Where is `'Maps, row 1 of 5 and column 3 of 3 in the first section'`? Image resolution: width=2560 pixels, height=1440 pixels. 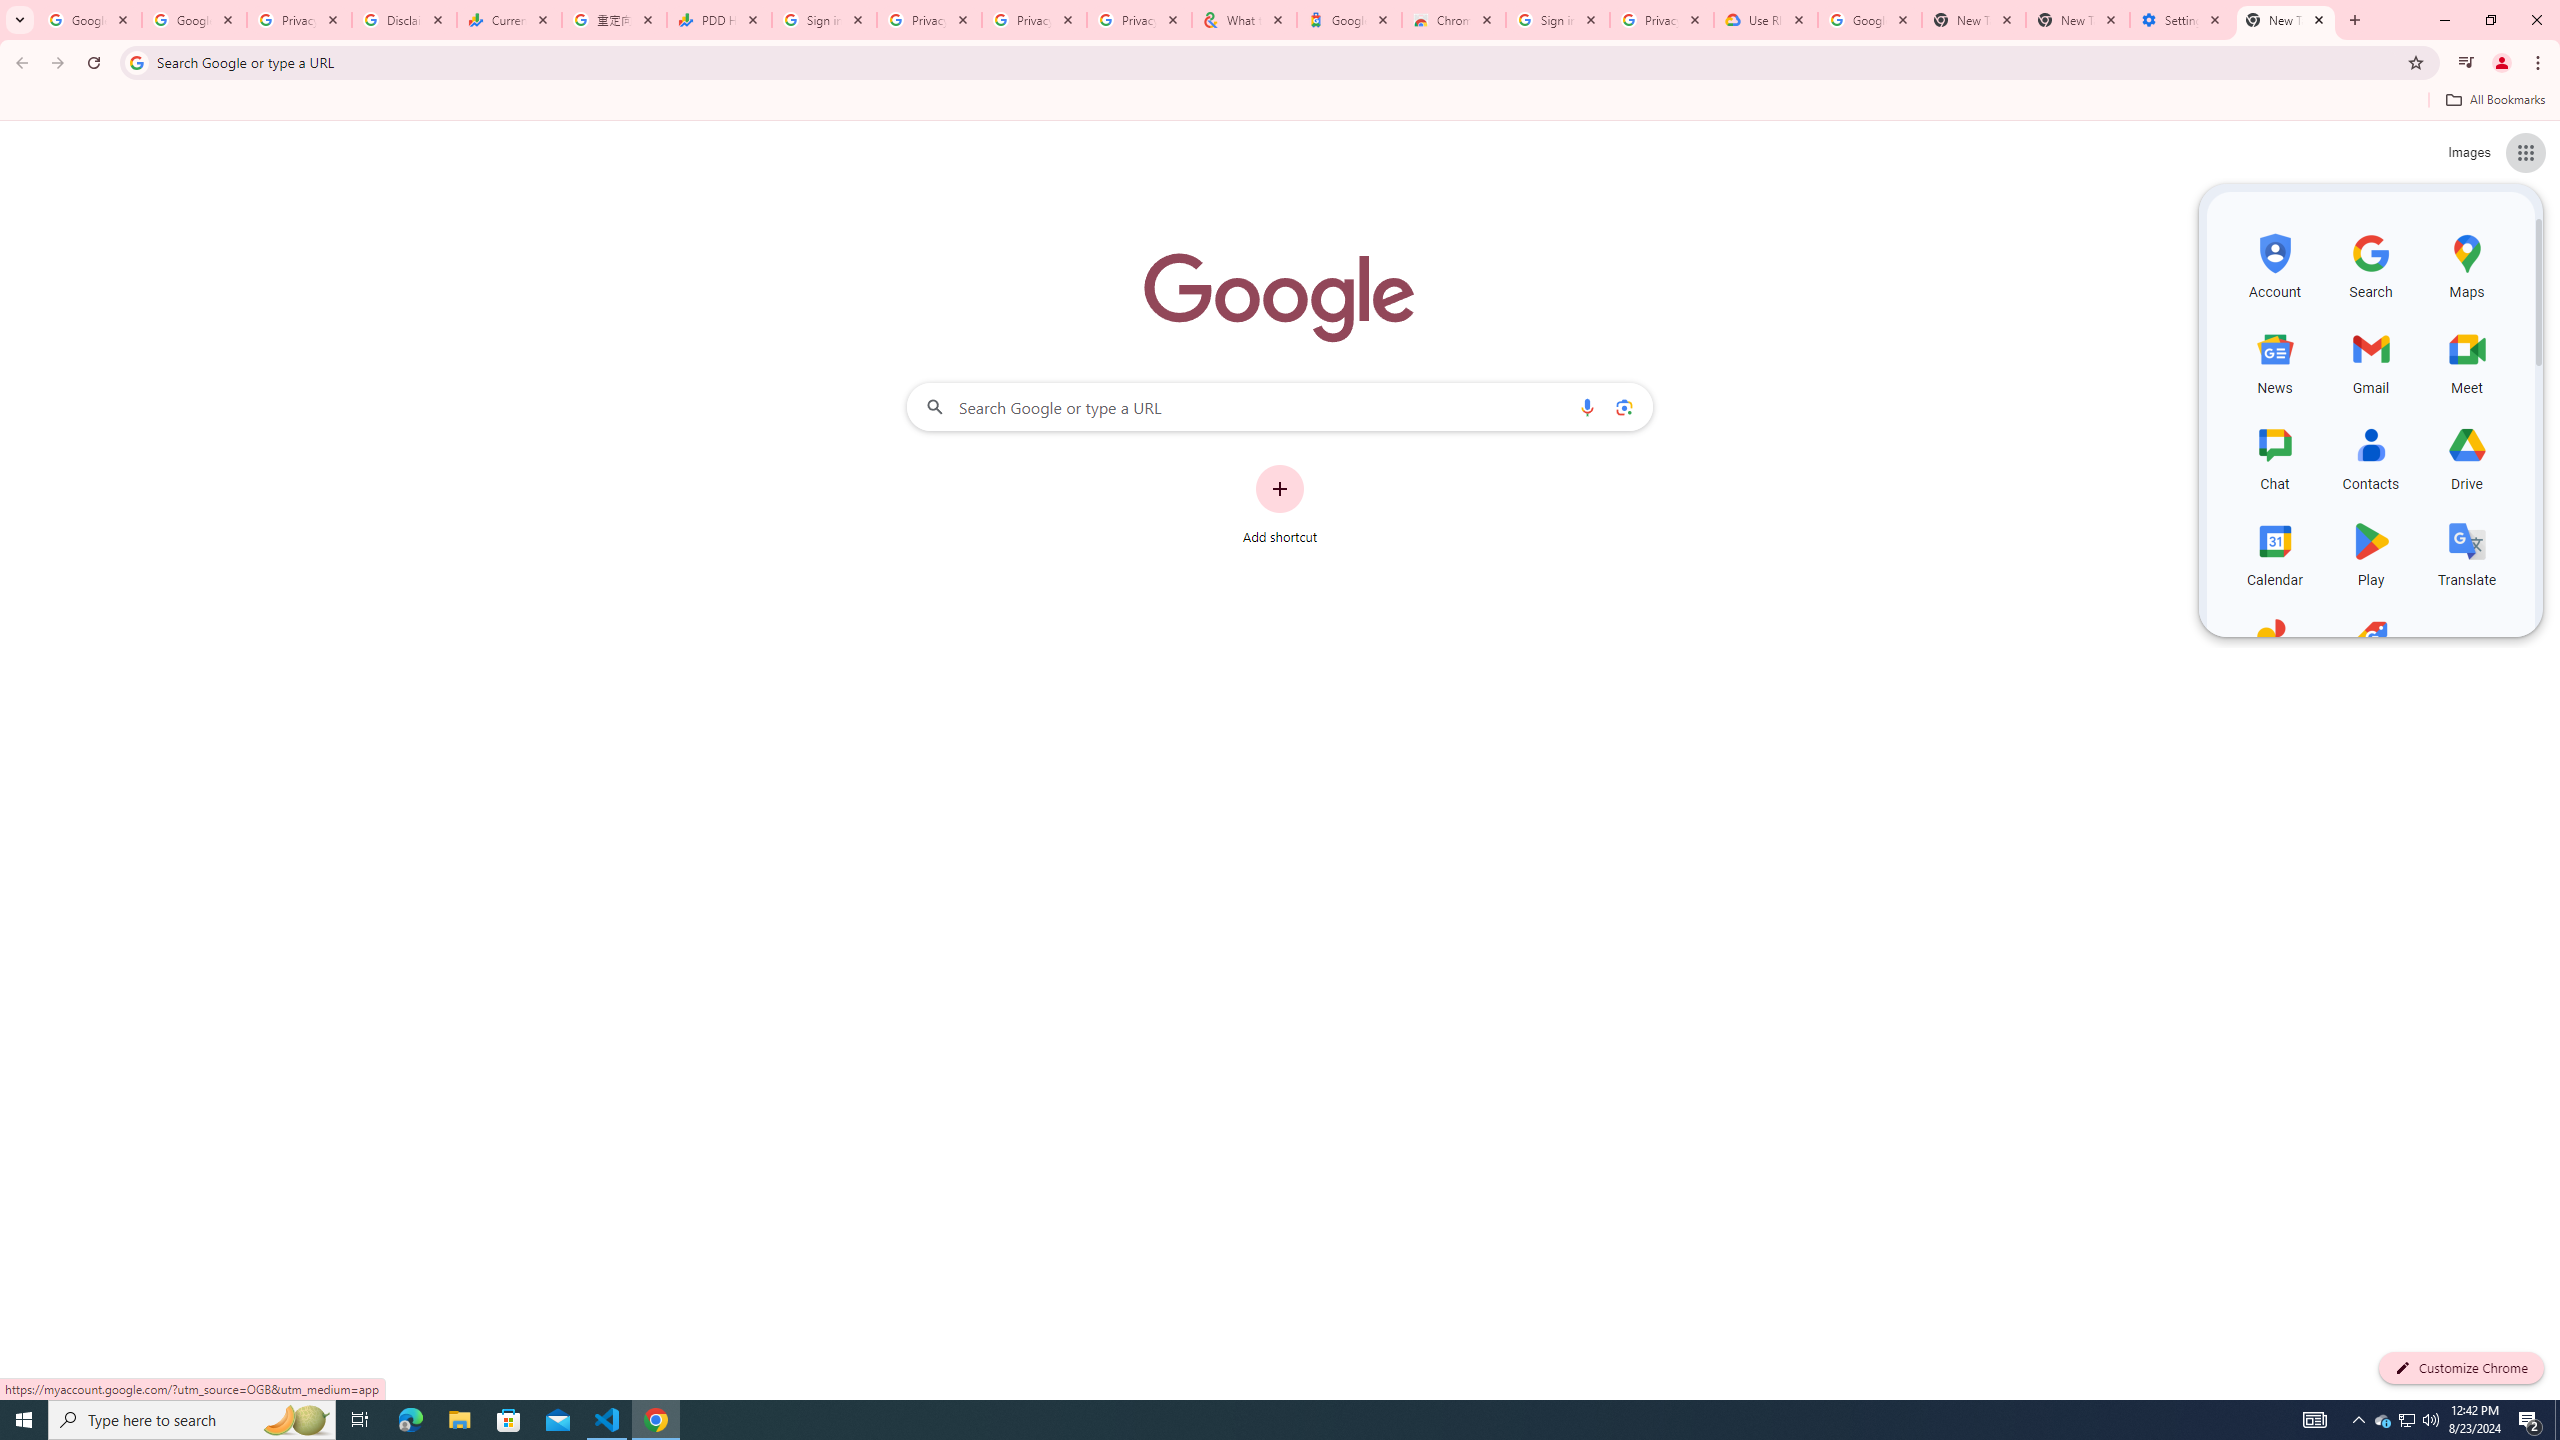 'Maps, row 1 of 5 and column 3 of 3 in the first section' is located at coordinates (2466, 263).